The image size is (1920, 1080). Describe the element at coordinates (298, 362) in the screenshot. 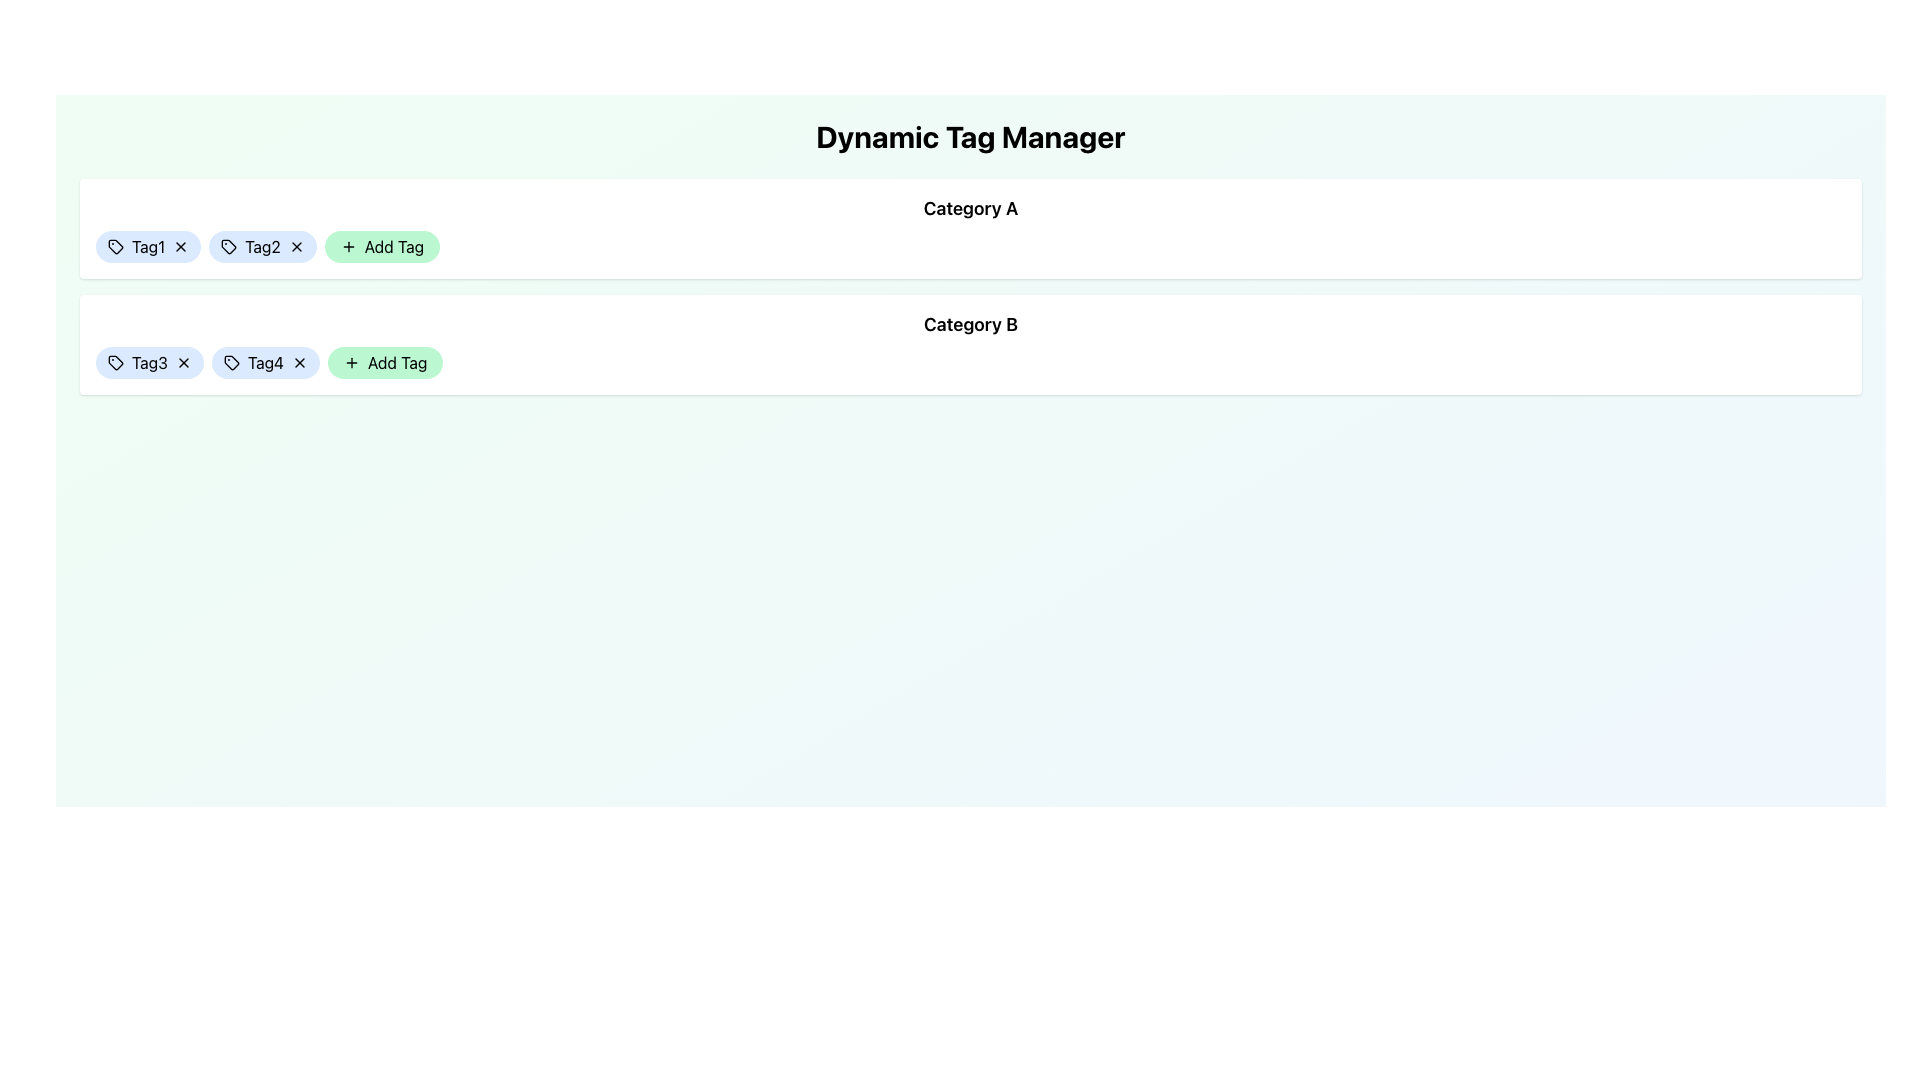

I see `the minimalist 'X' icon button within the 'Tag4' label in Category B to change its color to red` at that location.